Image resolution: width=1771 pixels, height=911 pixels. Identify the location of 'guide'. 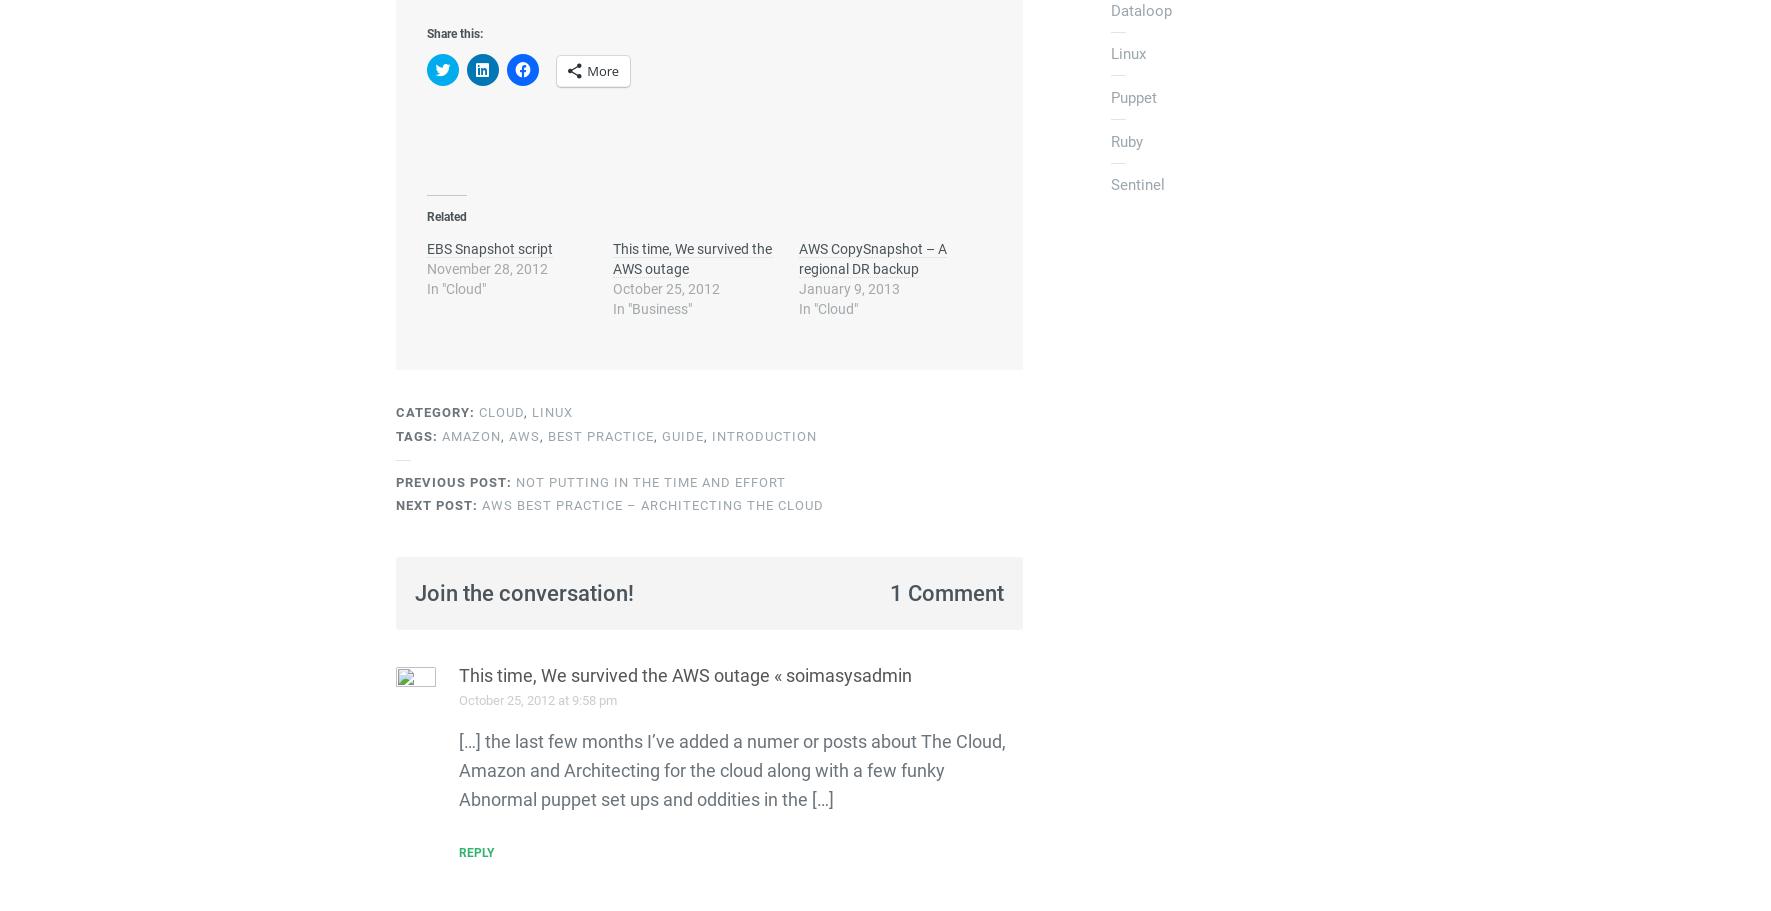
(682, 435).